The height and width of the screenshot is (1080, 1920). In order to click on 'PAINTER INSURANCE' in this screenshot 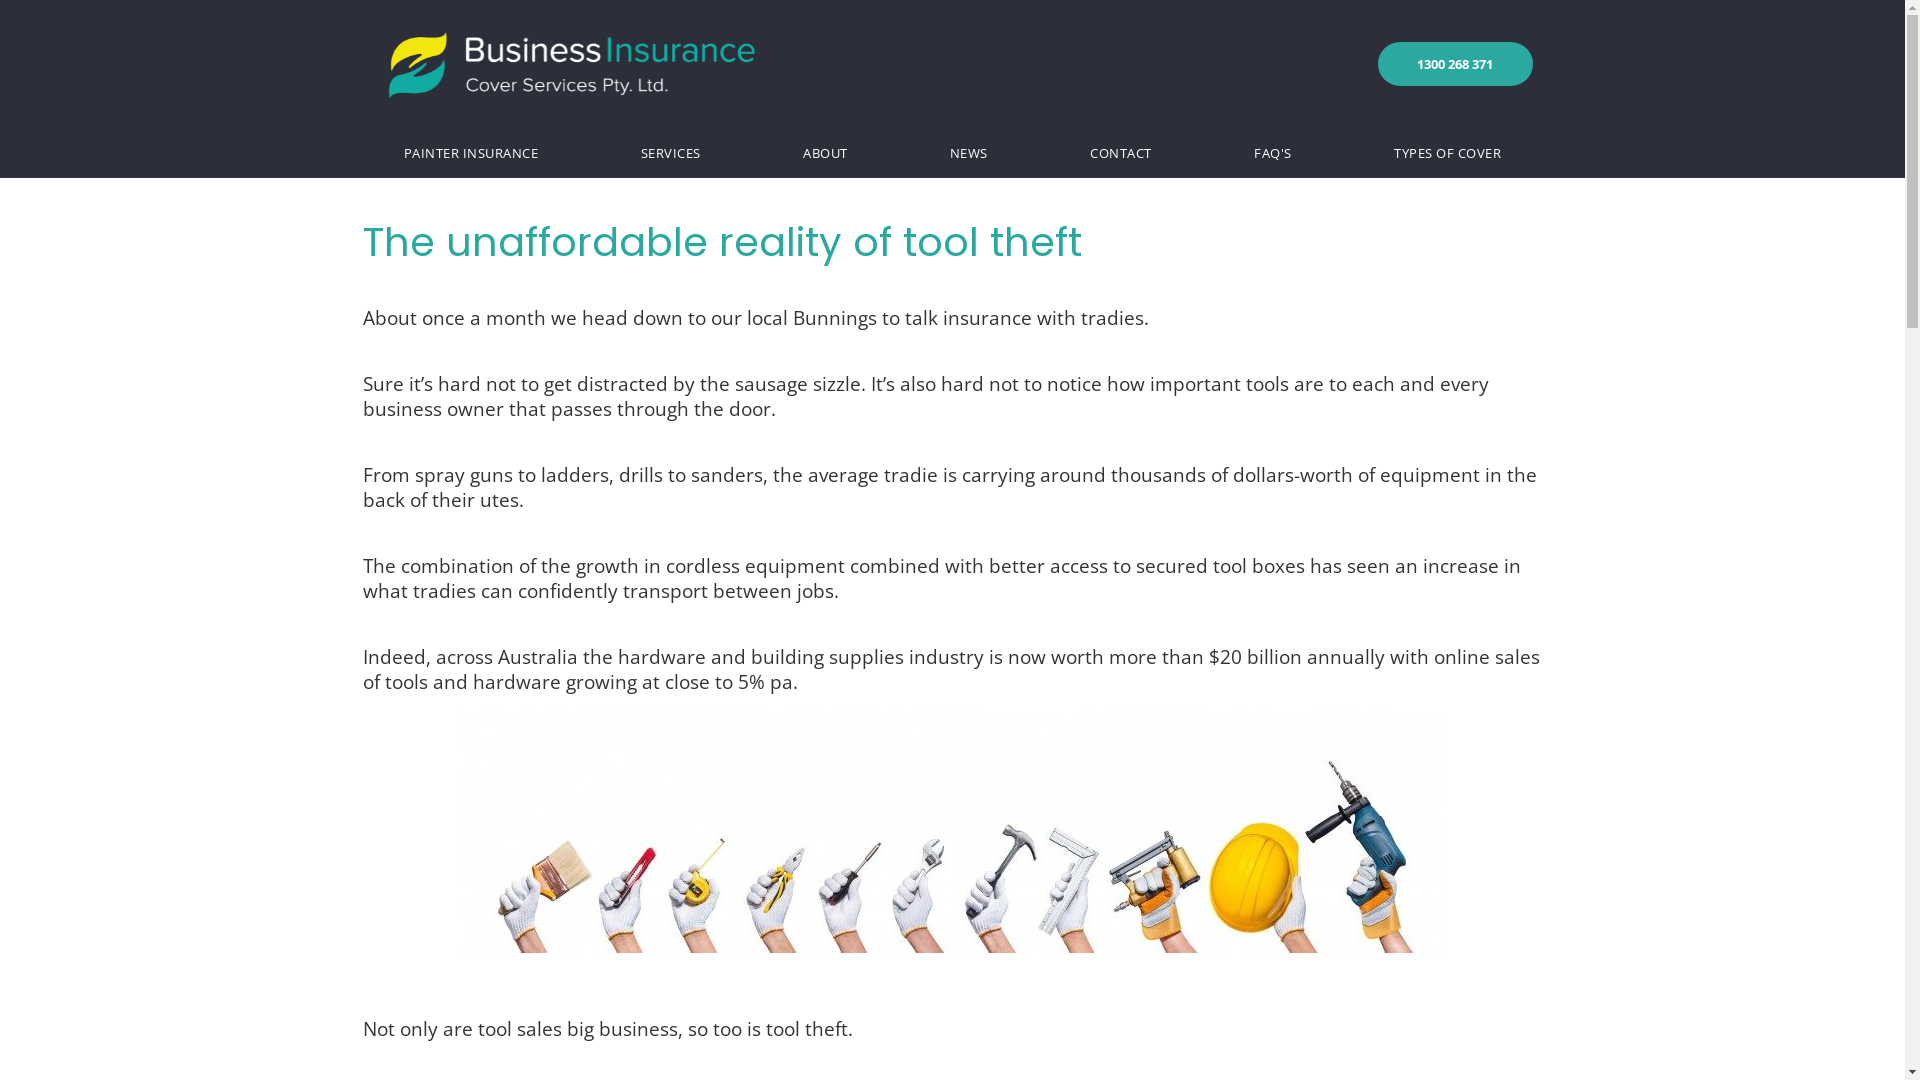, I will do `click(469, 152)`.